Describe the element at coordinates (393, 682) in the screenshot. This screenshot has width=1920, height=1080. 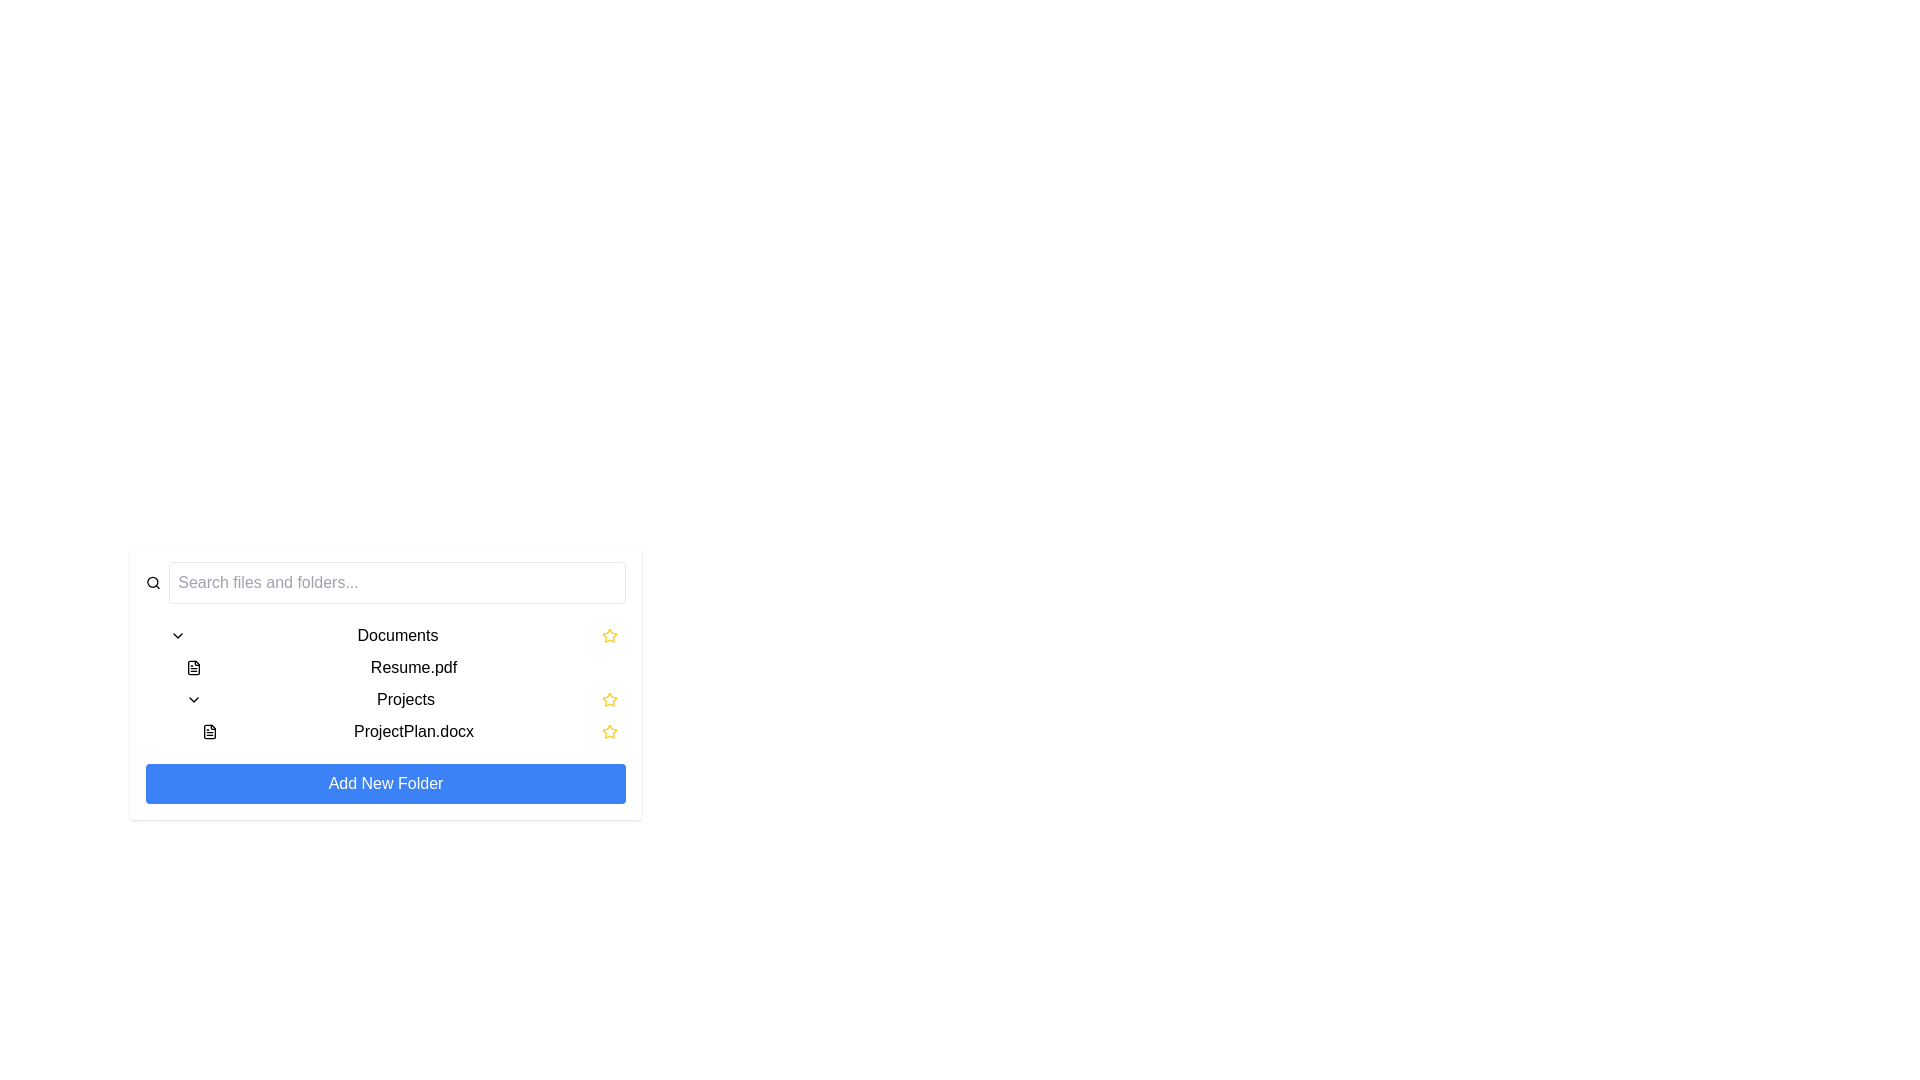
I see `to select the file 'Resume.pdf', which is the second nested item listed under the 'Documents' heading in the vertical list` at that location.